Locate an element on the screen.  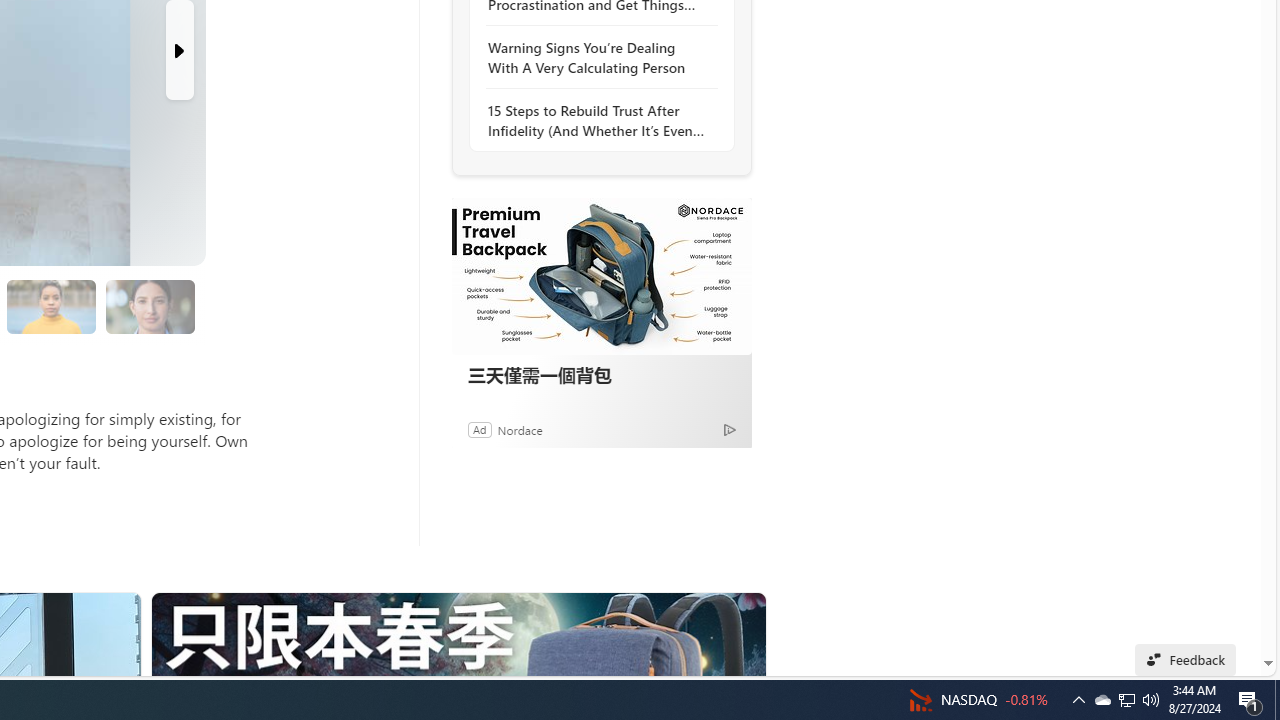
'Class: progress' is located at coordinates (149, 303).